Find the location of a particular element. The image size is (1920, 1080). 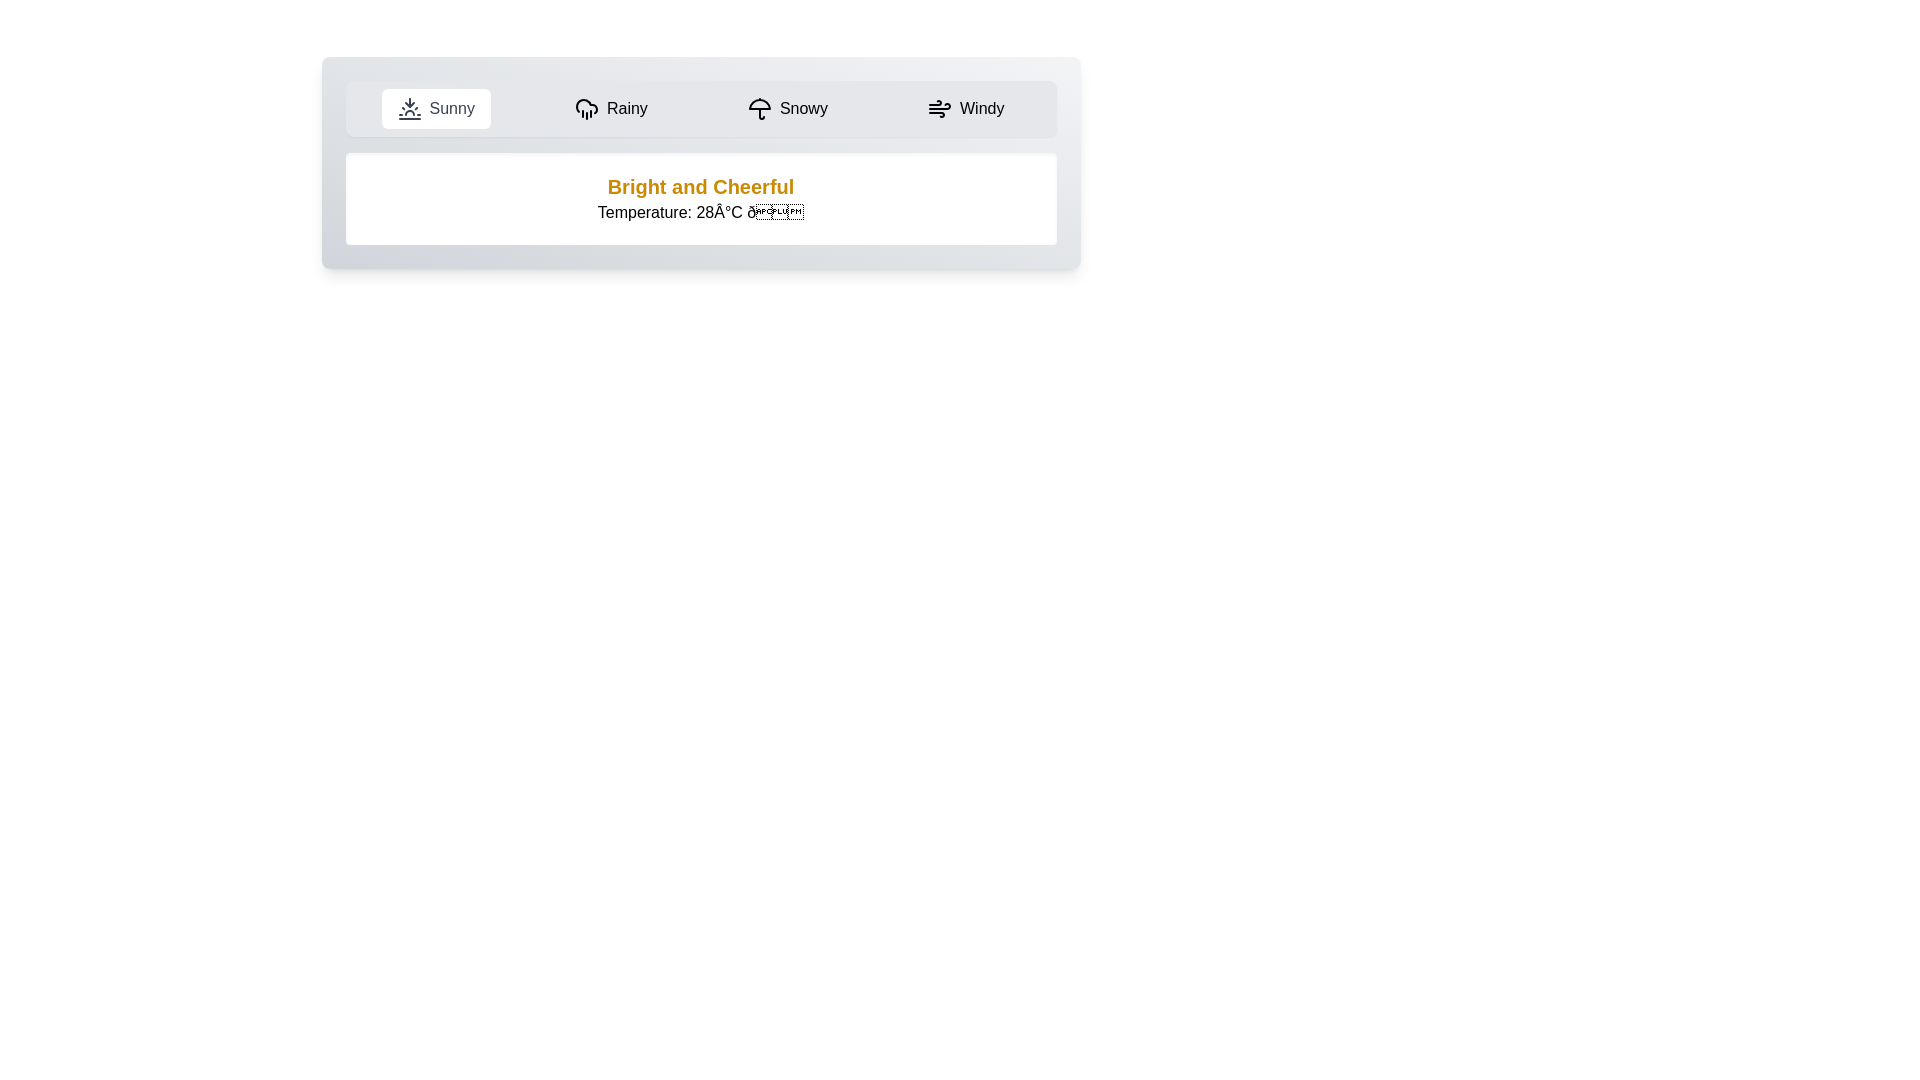

the Windy tab to display its content is located at coordinates (966, 108).